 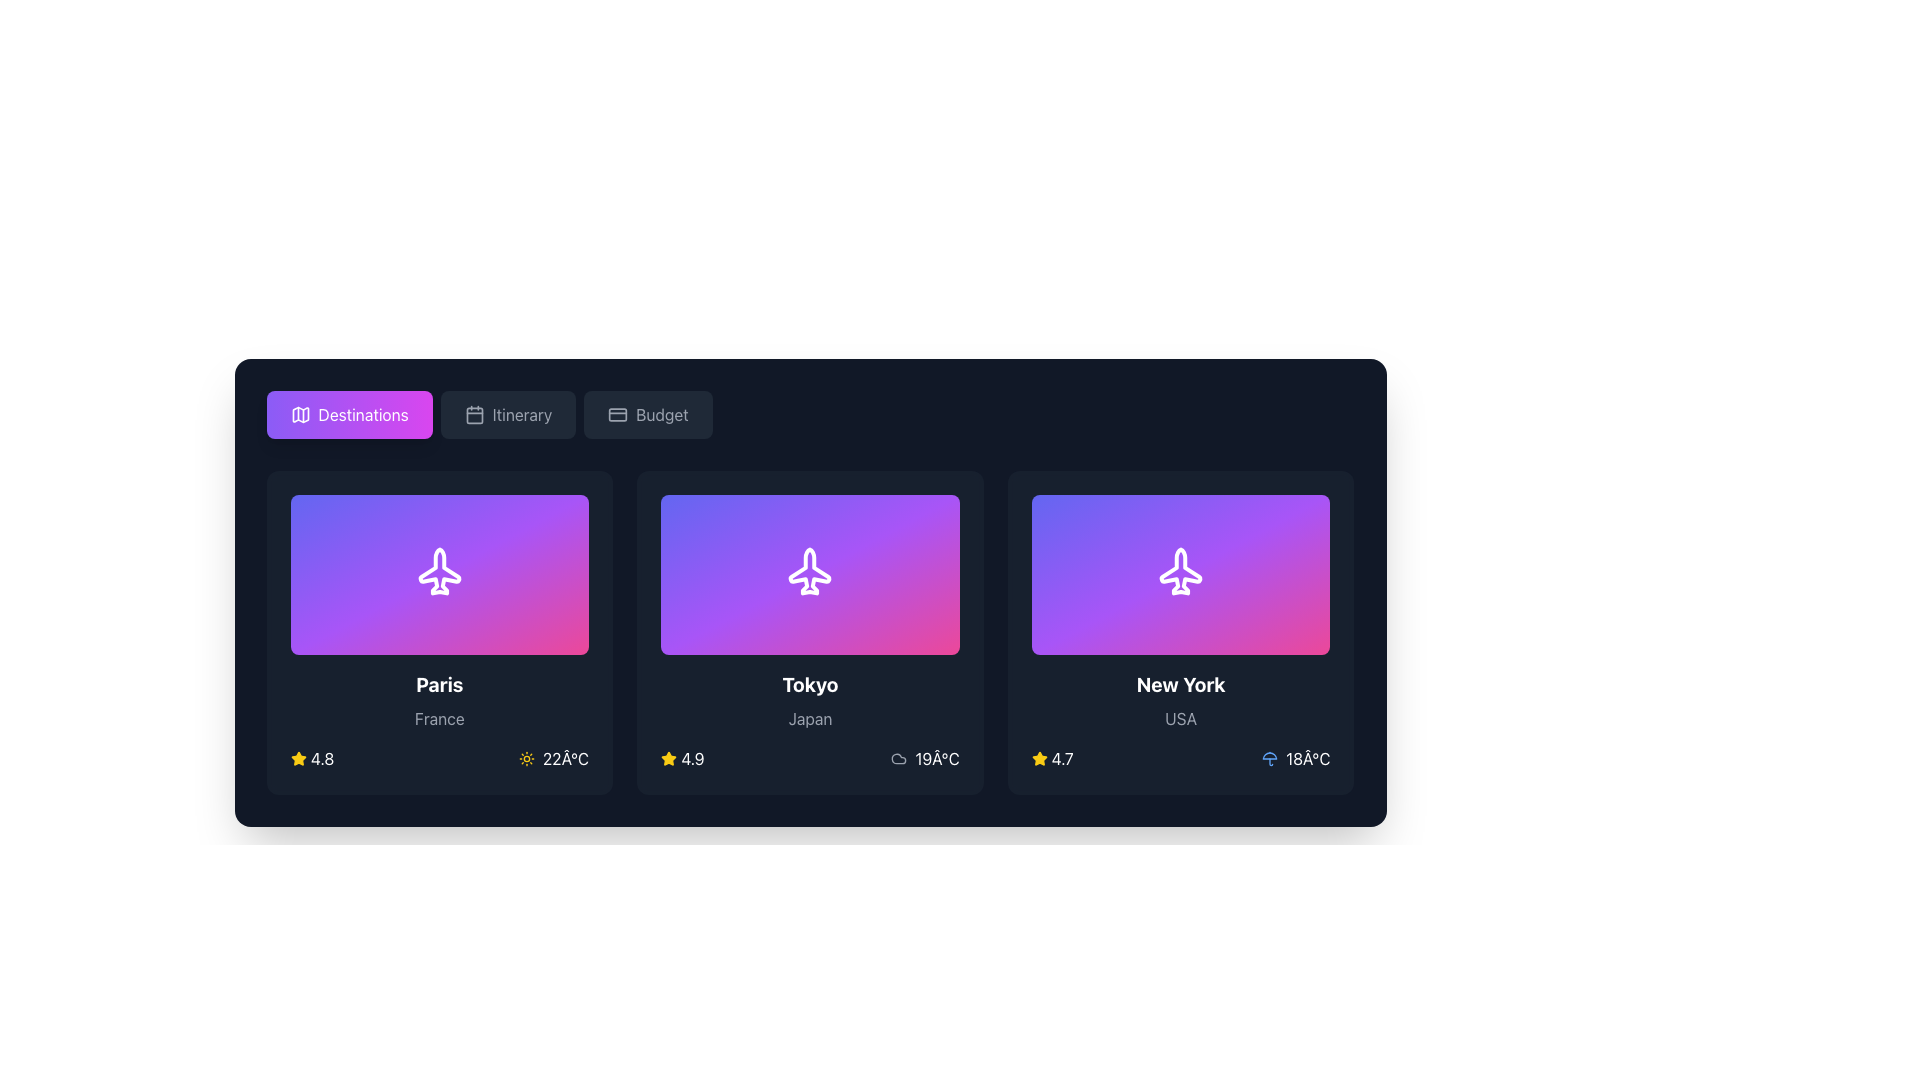 What do you see at coordinates (648, 414) in the screenshot?
I see `the budget navigation button, which is the third button in a row following 'Destinations' and 'Itinerary', to observe its hover effects` at bounding box center [648, 414].